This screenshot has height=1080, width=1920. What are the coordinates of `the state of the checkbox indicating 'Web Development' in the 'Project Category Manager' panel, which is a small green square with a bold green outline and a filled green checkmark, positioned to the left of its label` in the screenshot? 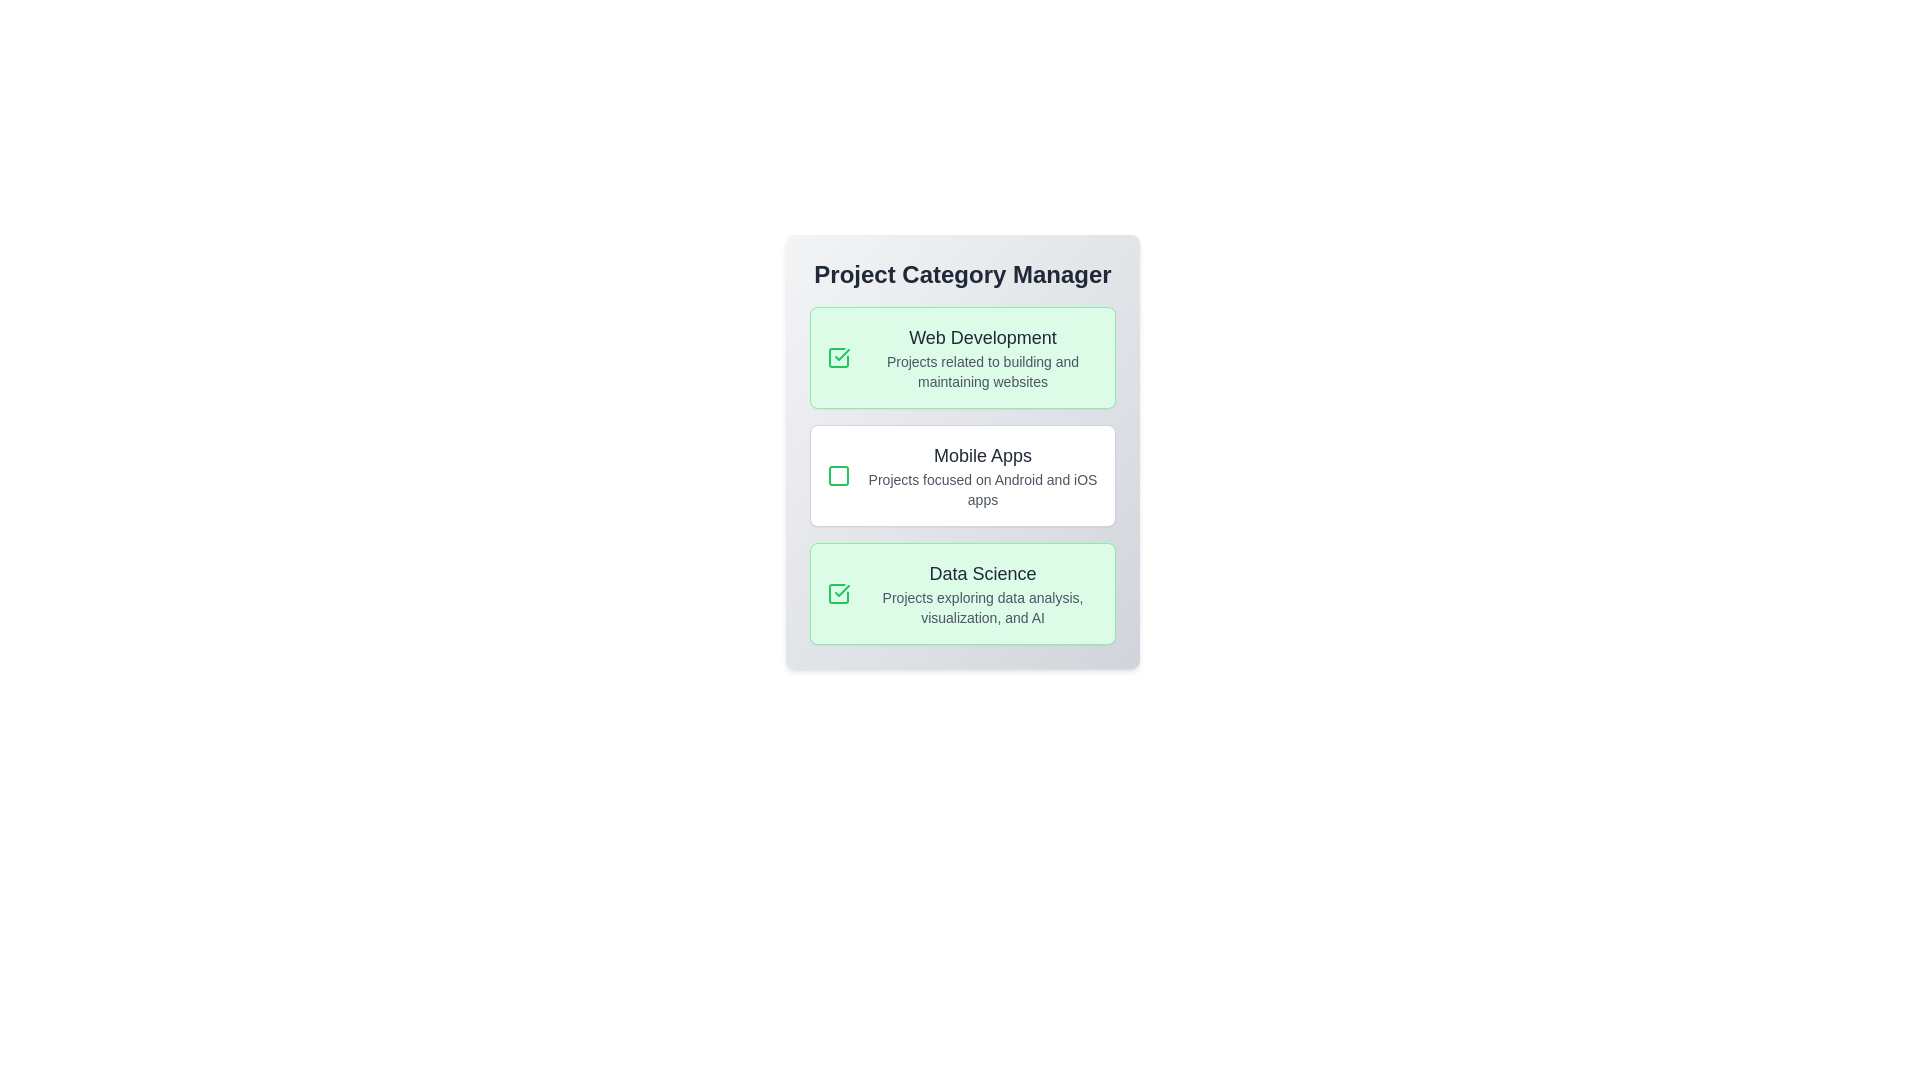 It's located at (839, 357).